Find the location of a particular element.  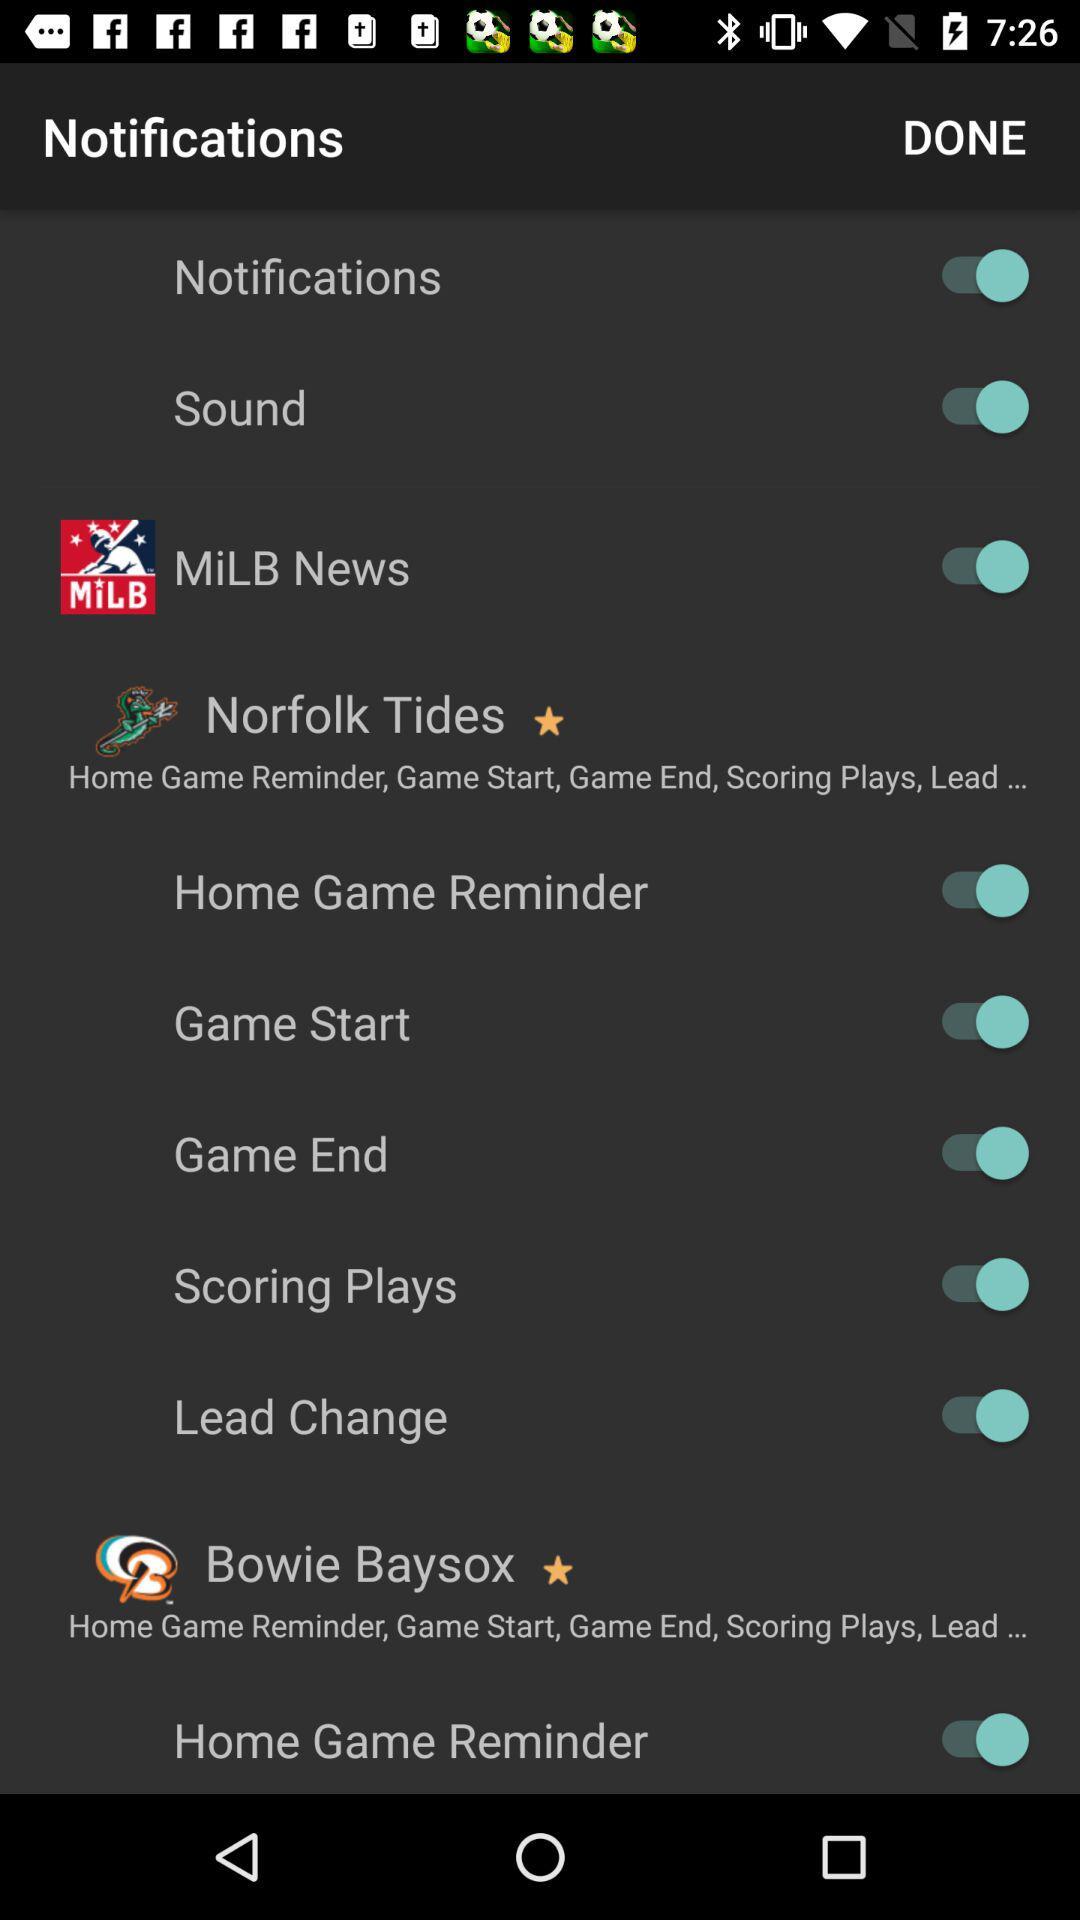

turn off scoring plays notifications is located at coordinates (974, 1284).